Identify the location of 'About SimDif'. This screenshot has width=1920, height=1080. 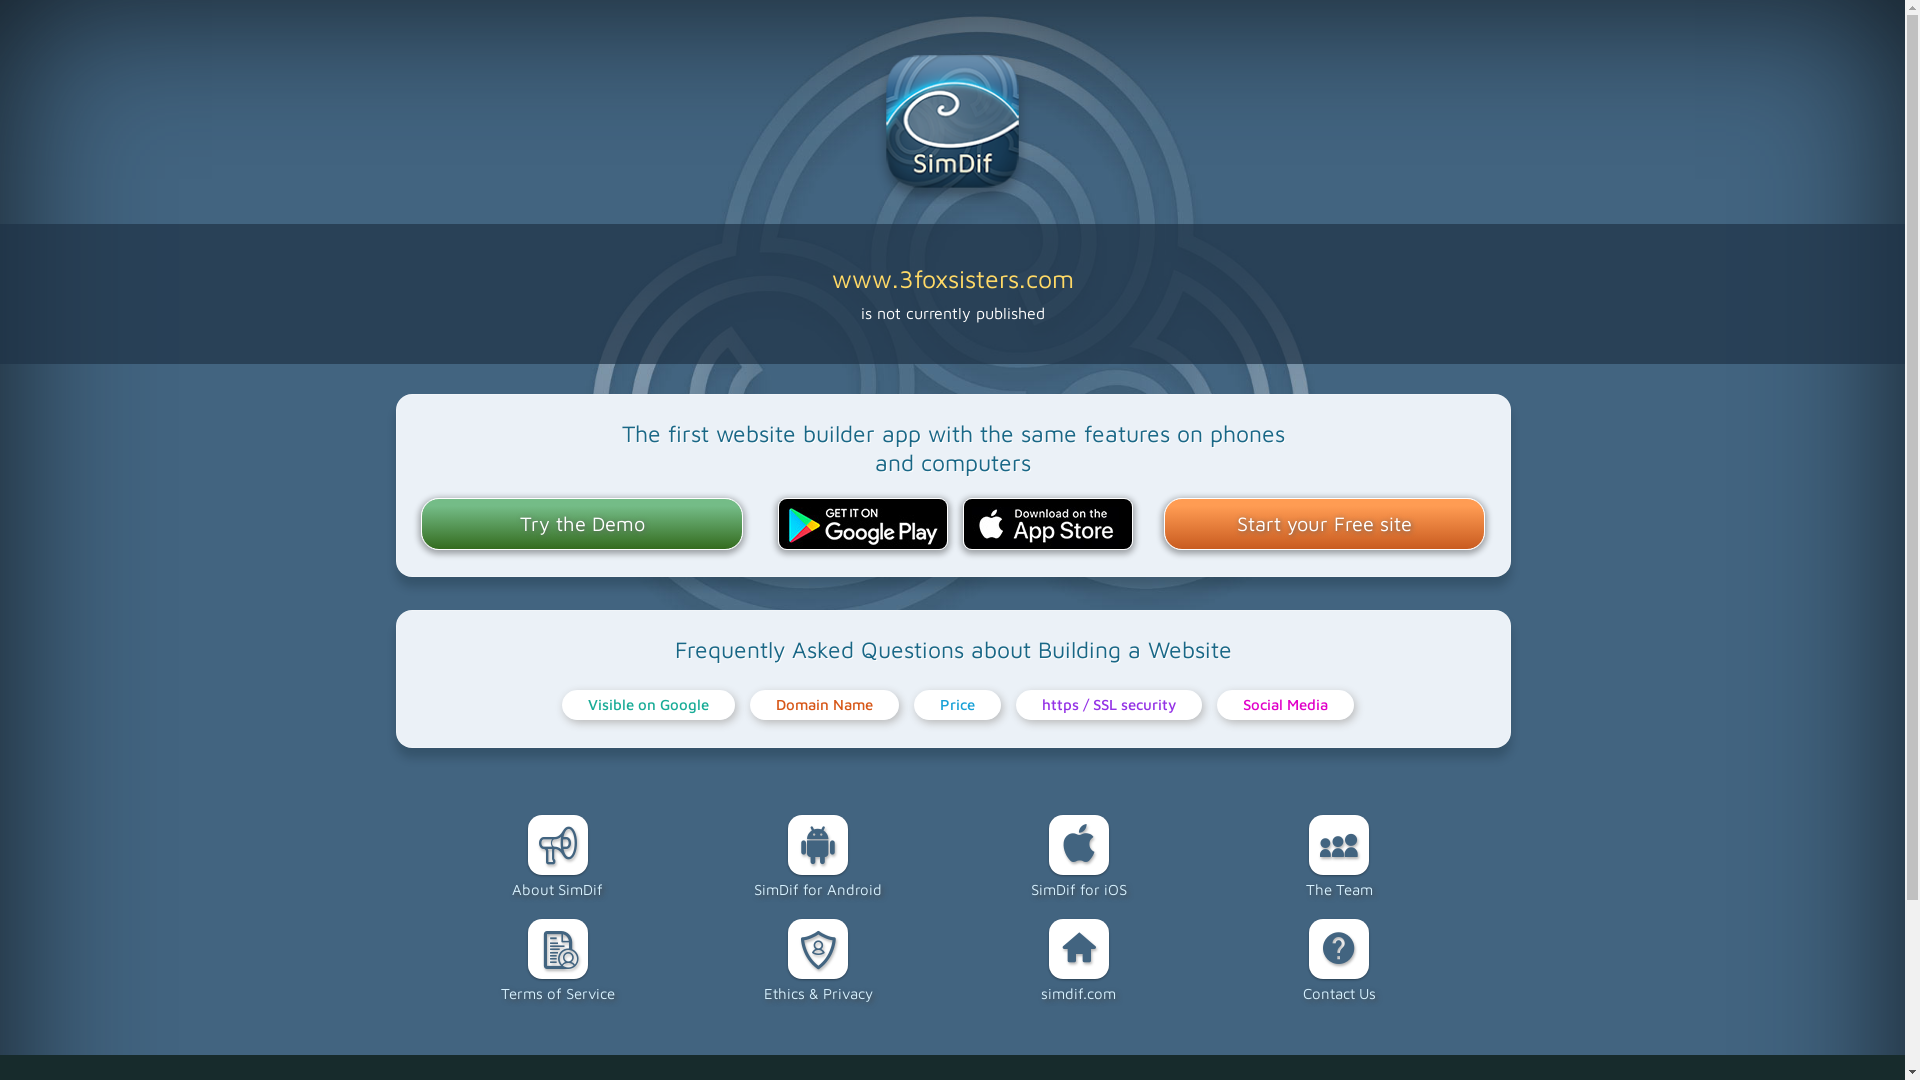
(557, 855).